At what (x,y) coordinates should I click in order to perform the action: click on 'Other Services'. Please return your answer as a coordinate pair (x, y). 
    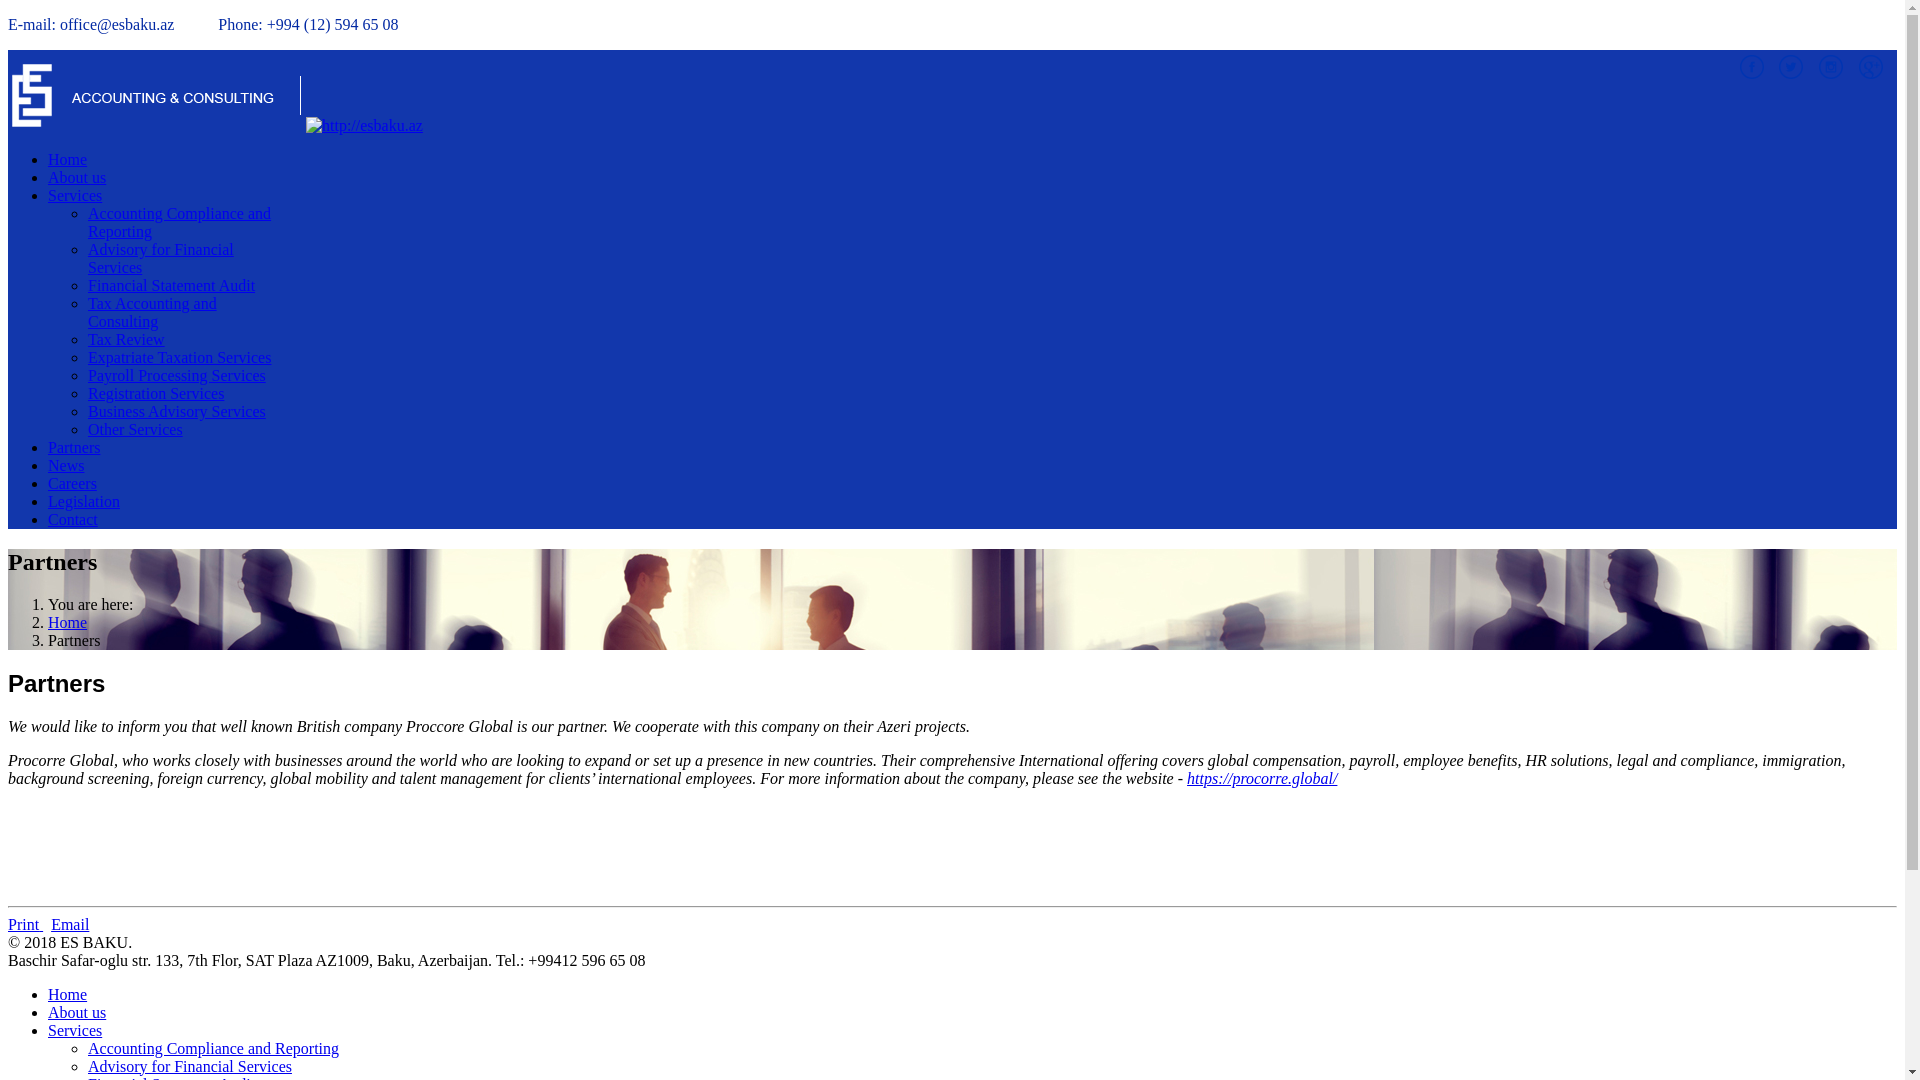
    Looking at the image, I should click on (86, 428).